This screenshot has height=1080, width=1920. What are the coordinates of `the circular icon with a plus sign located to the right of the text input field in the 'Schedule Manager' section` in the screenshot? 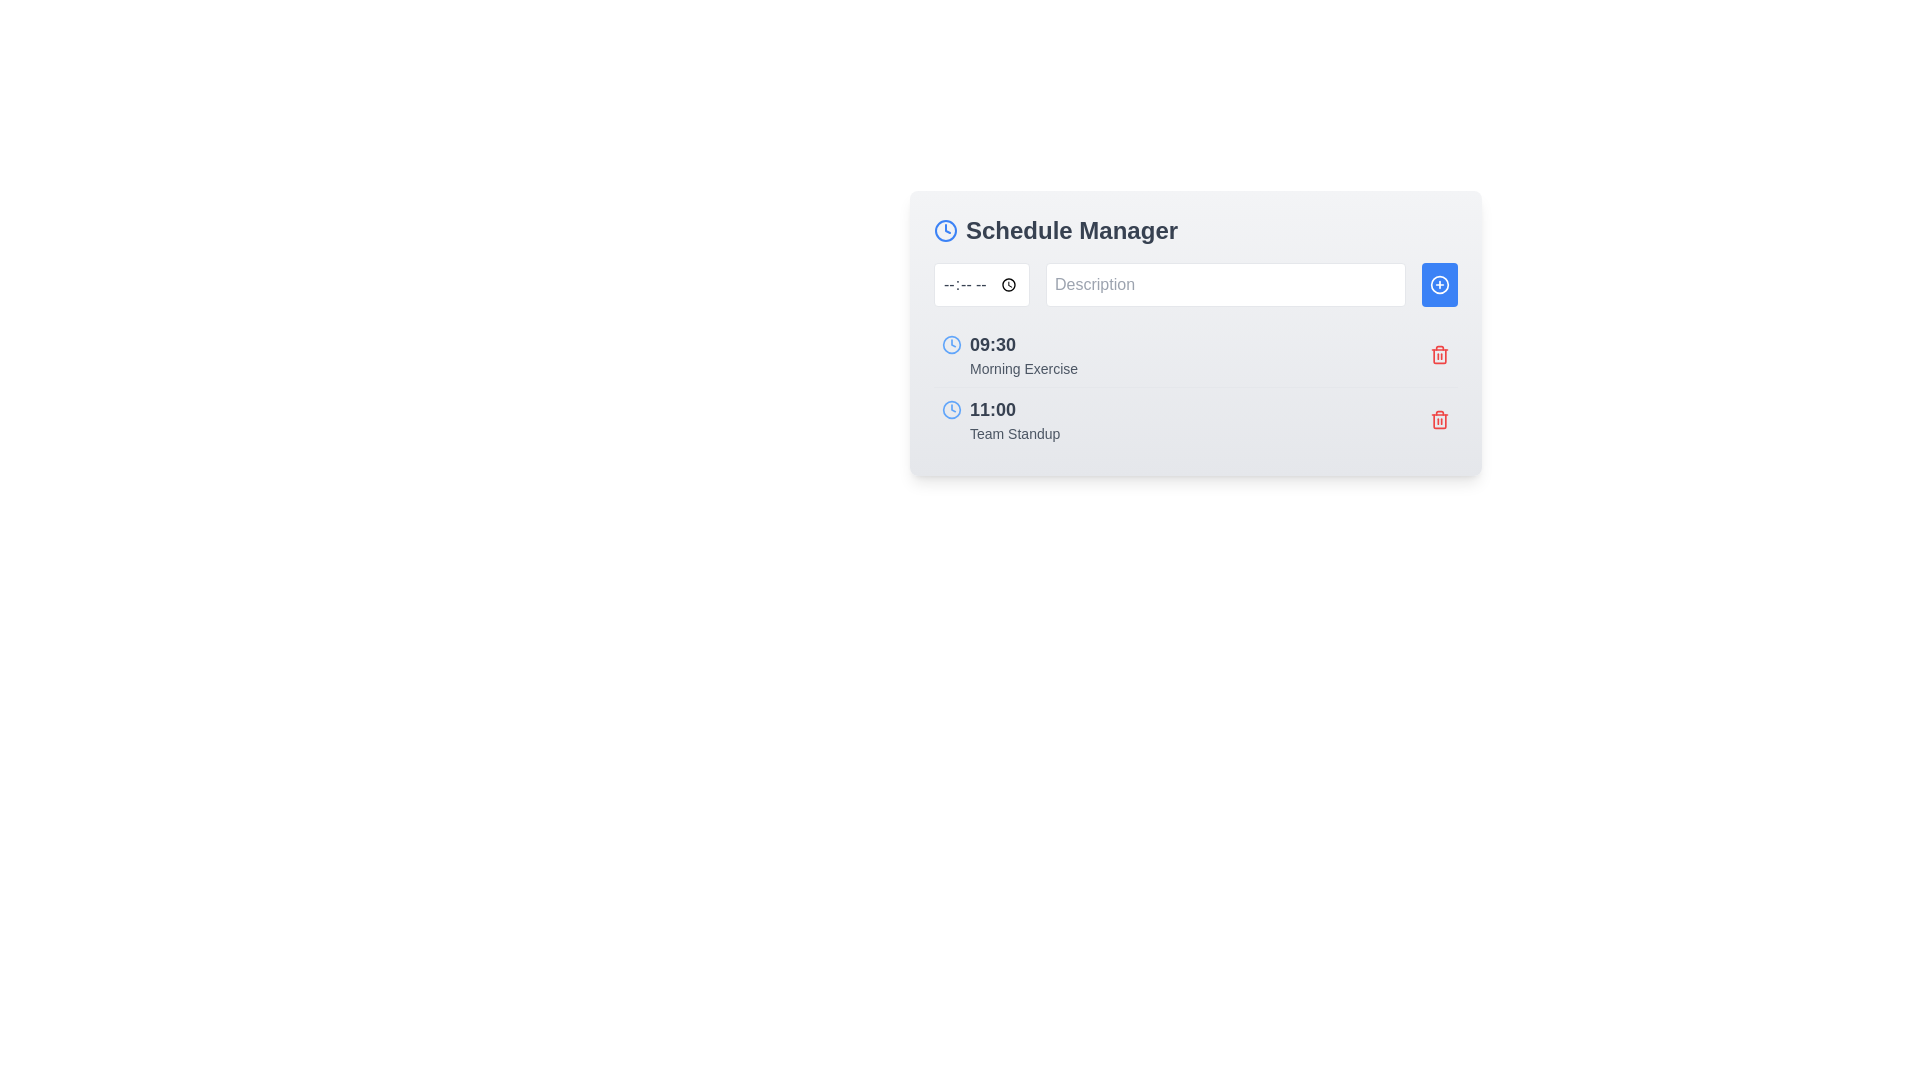 It's located at (1440, 285).